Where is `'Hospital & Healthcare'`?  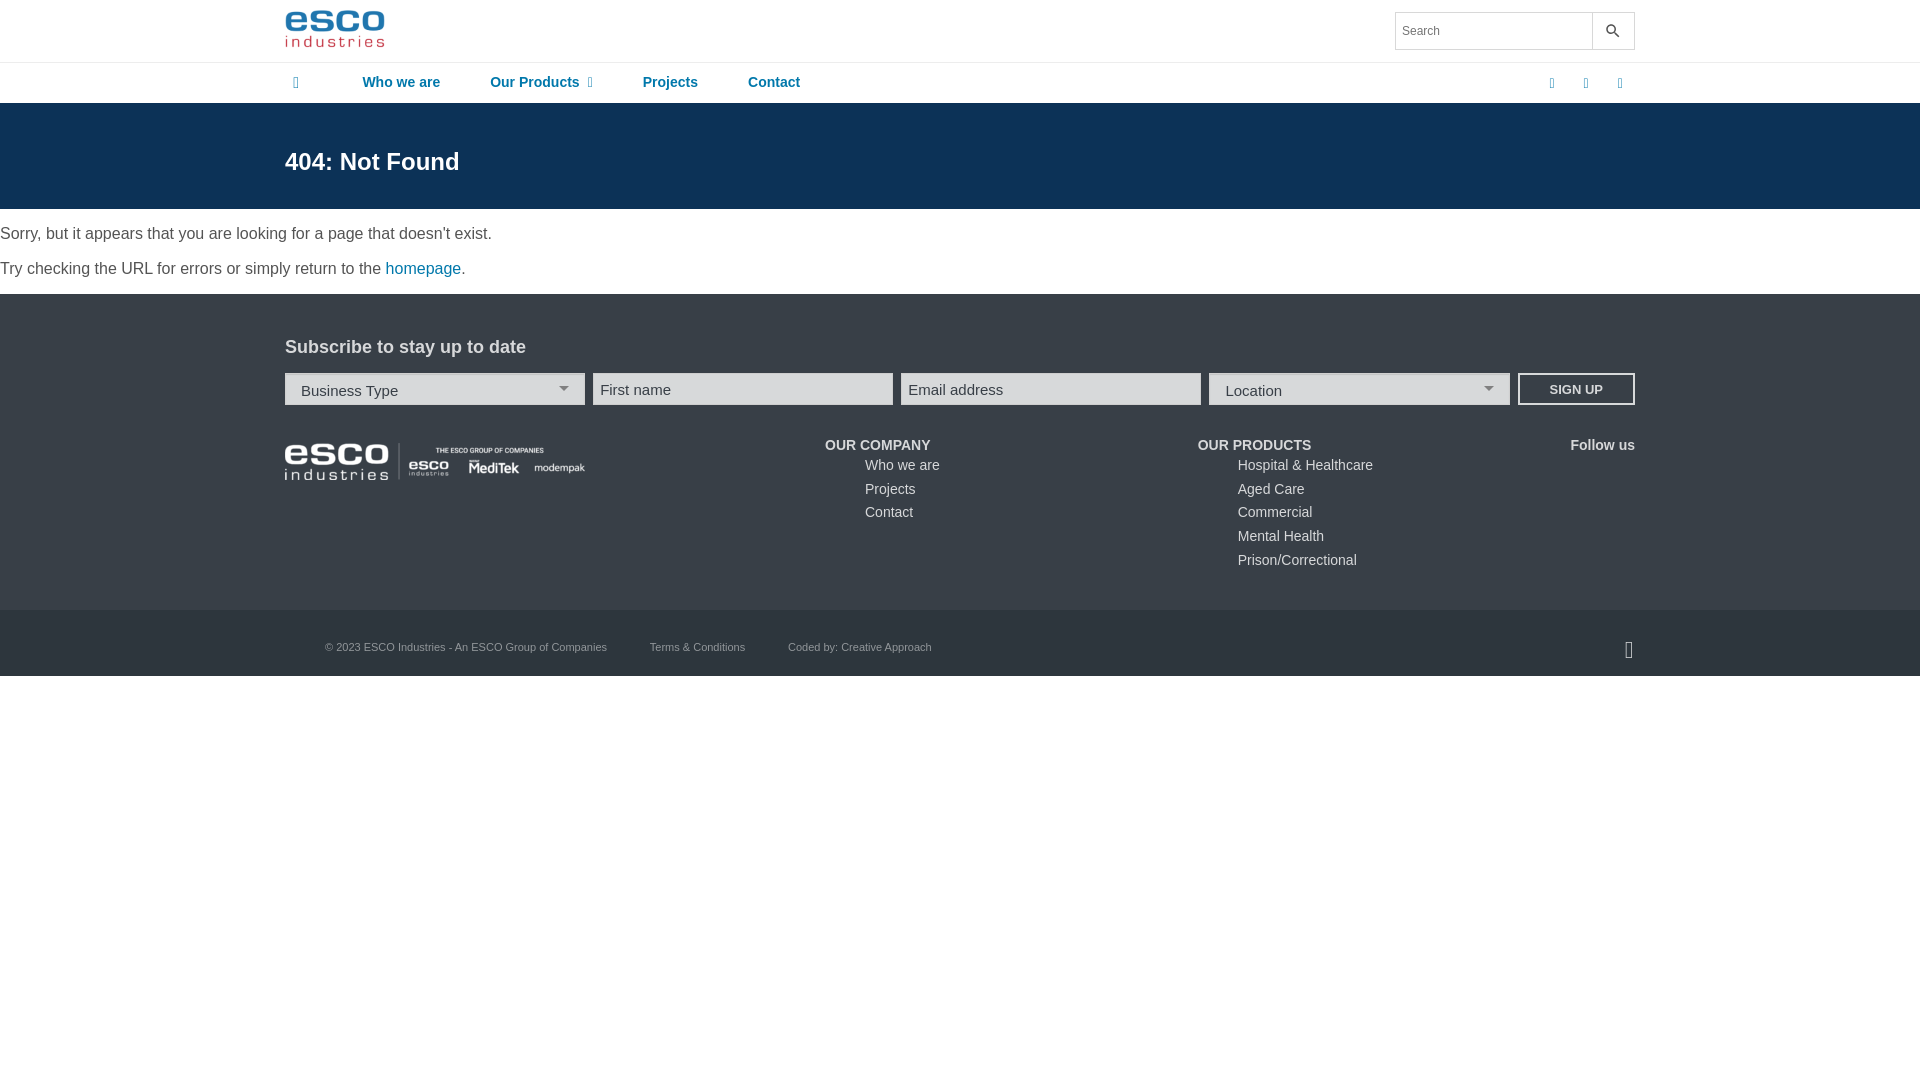 'Hospital & Healthcare' is located at coordinates (1237, 465).